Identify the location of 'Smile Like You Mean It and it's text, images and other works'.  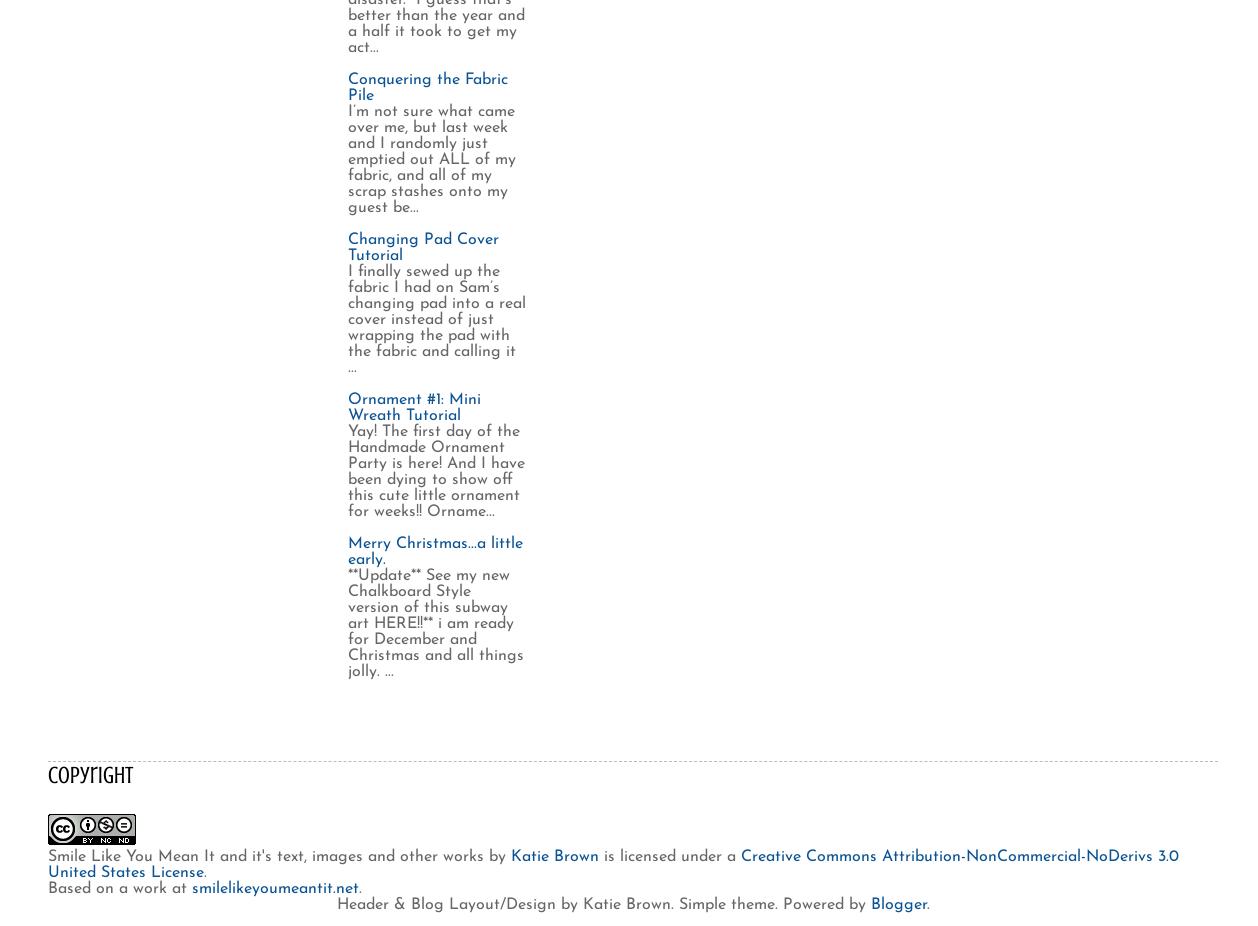
(265, 855).